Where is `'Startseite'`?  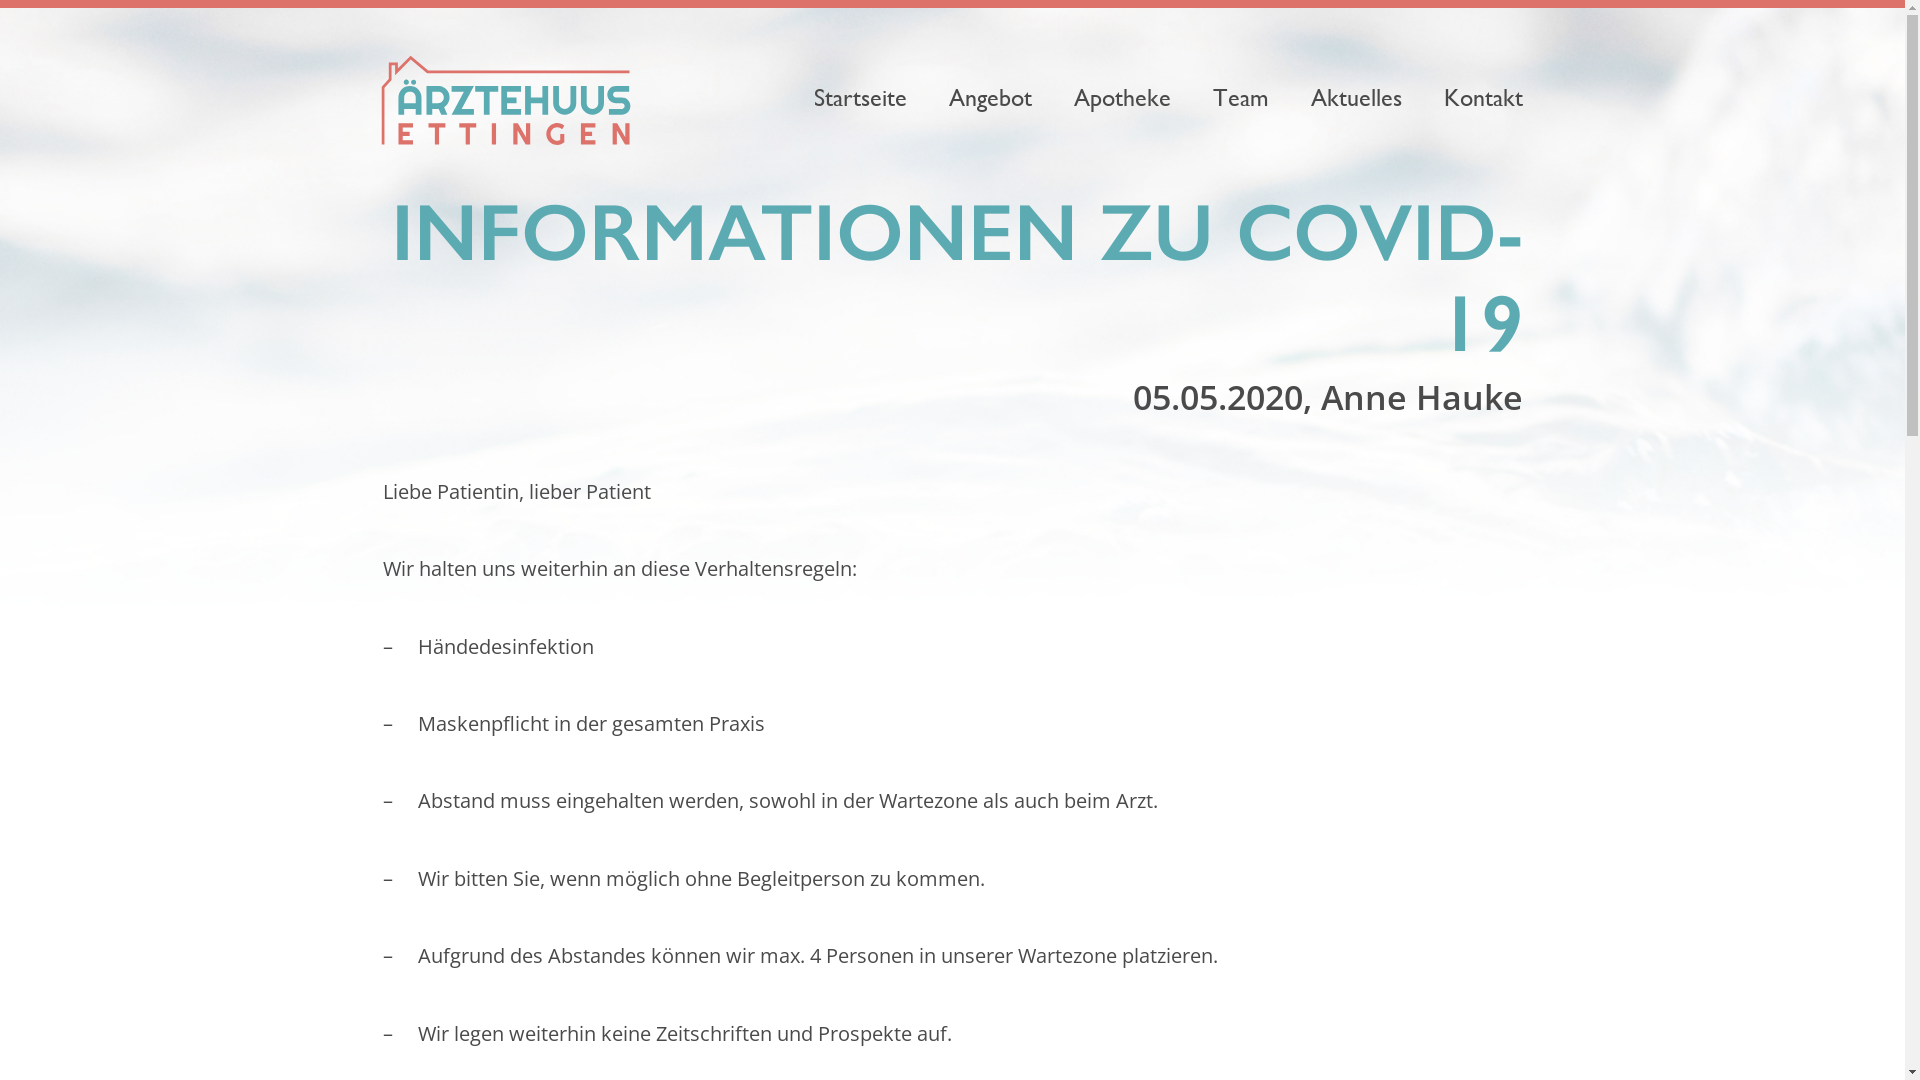 'Startseite' is located at coordinates (859, 97).